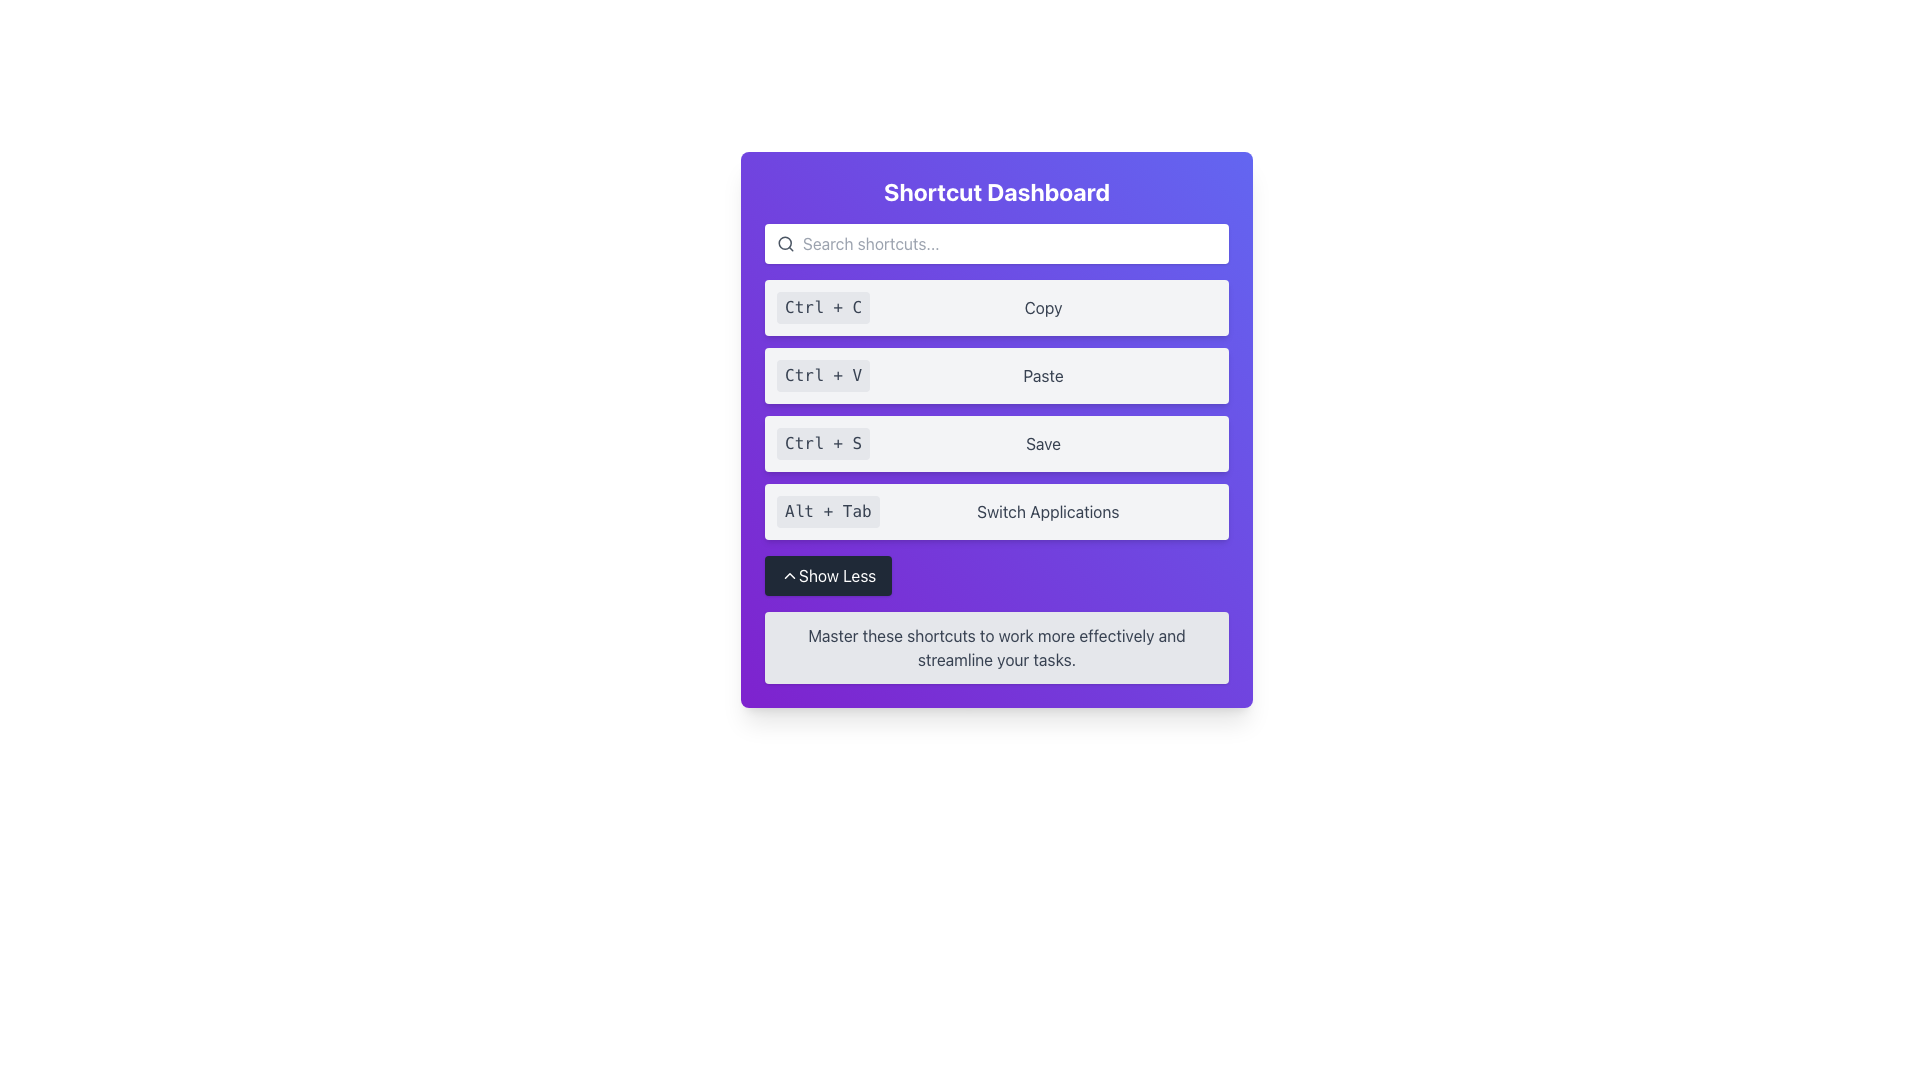 Image resolution: width=1920 pixels, height=1080 pixels. I want to click on hollow circular SVG element located within the search icon of the Shortcut Dashboard interface, which is part of the search bar at the top and positioned to the left of the search input field, so click(784, 242).